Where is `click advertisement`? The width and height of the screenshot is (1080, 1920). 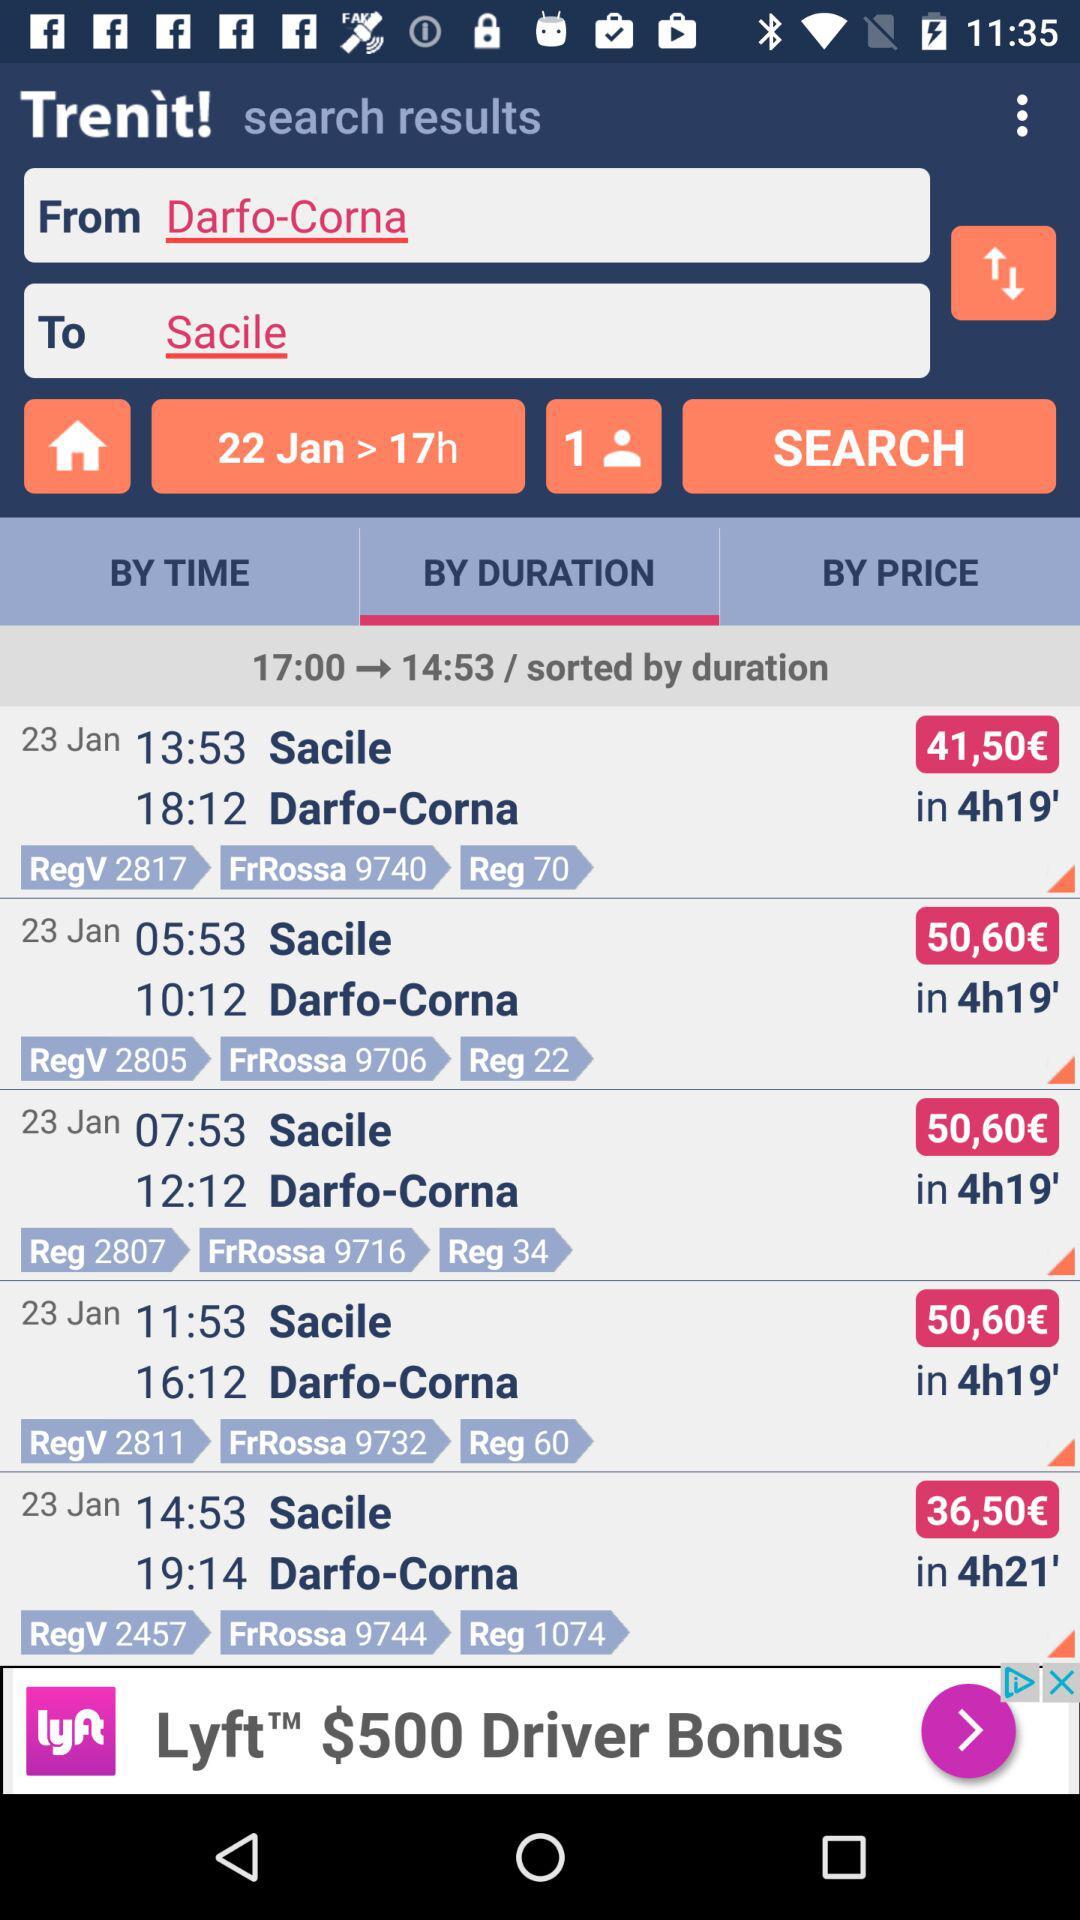
click advertisement is located at coordinates (540, 1727).